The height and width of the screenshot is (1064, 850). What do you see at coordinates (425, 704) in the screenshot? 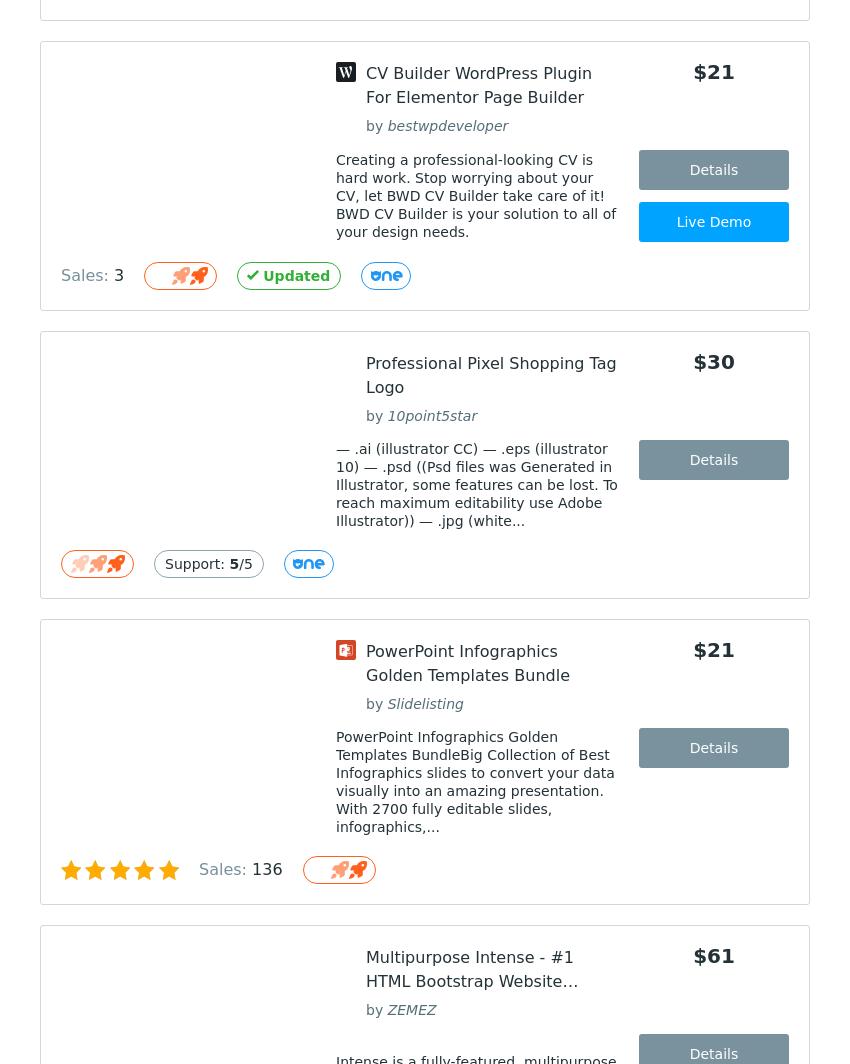
I see `'Slidelisting'` at bounding box center [425, 704].